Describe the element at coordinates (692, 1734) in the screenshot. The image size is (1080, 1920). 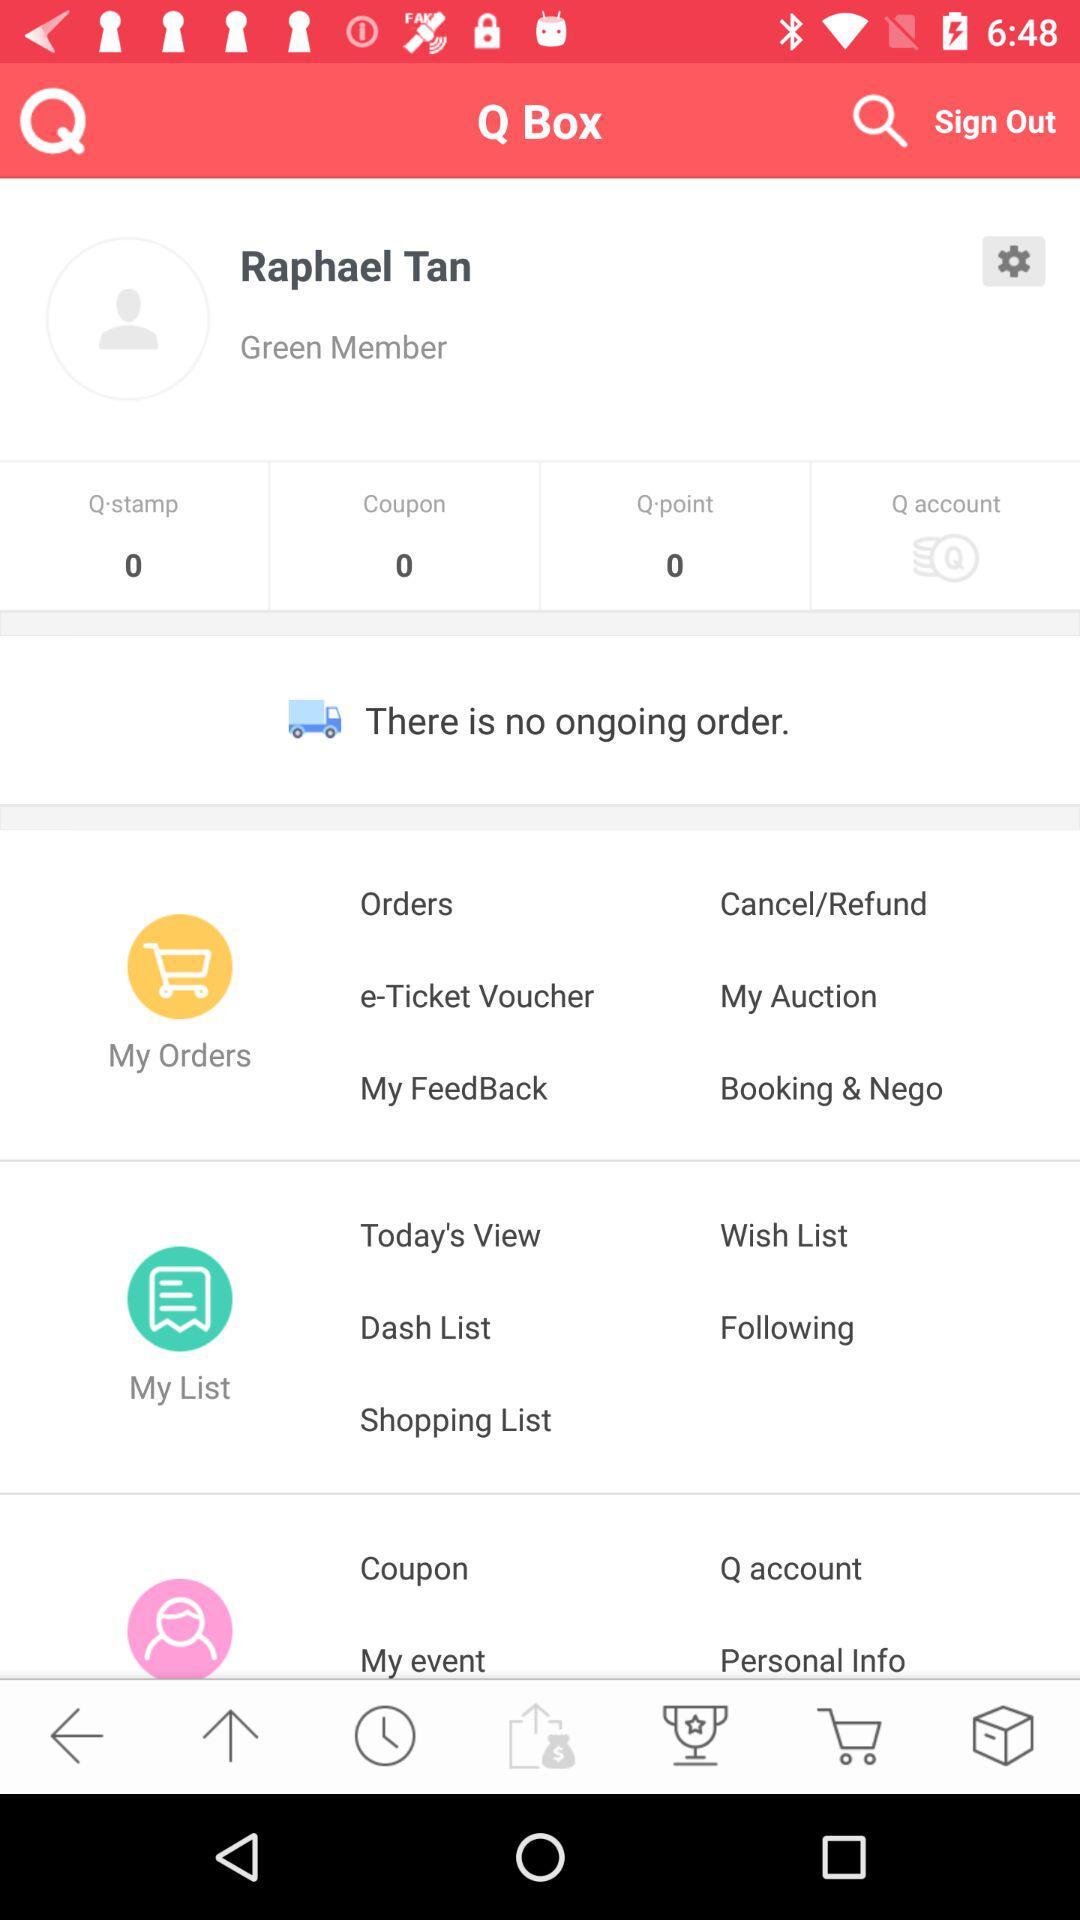
I see `the item below the my event app` at that location.